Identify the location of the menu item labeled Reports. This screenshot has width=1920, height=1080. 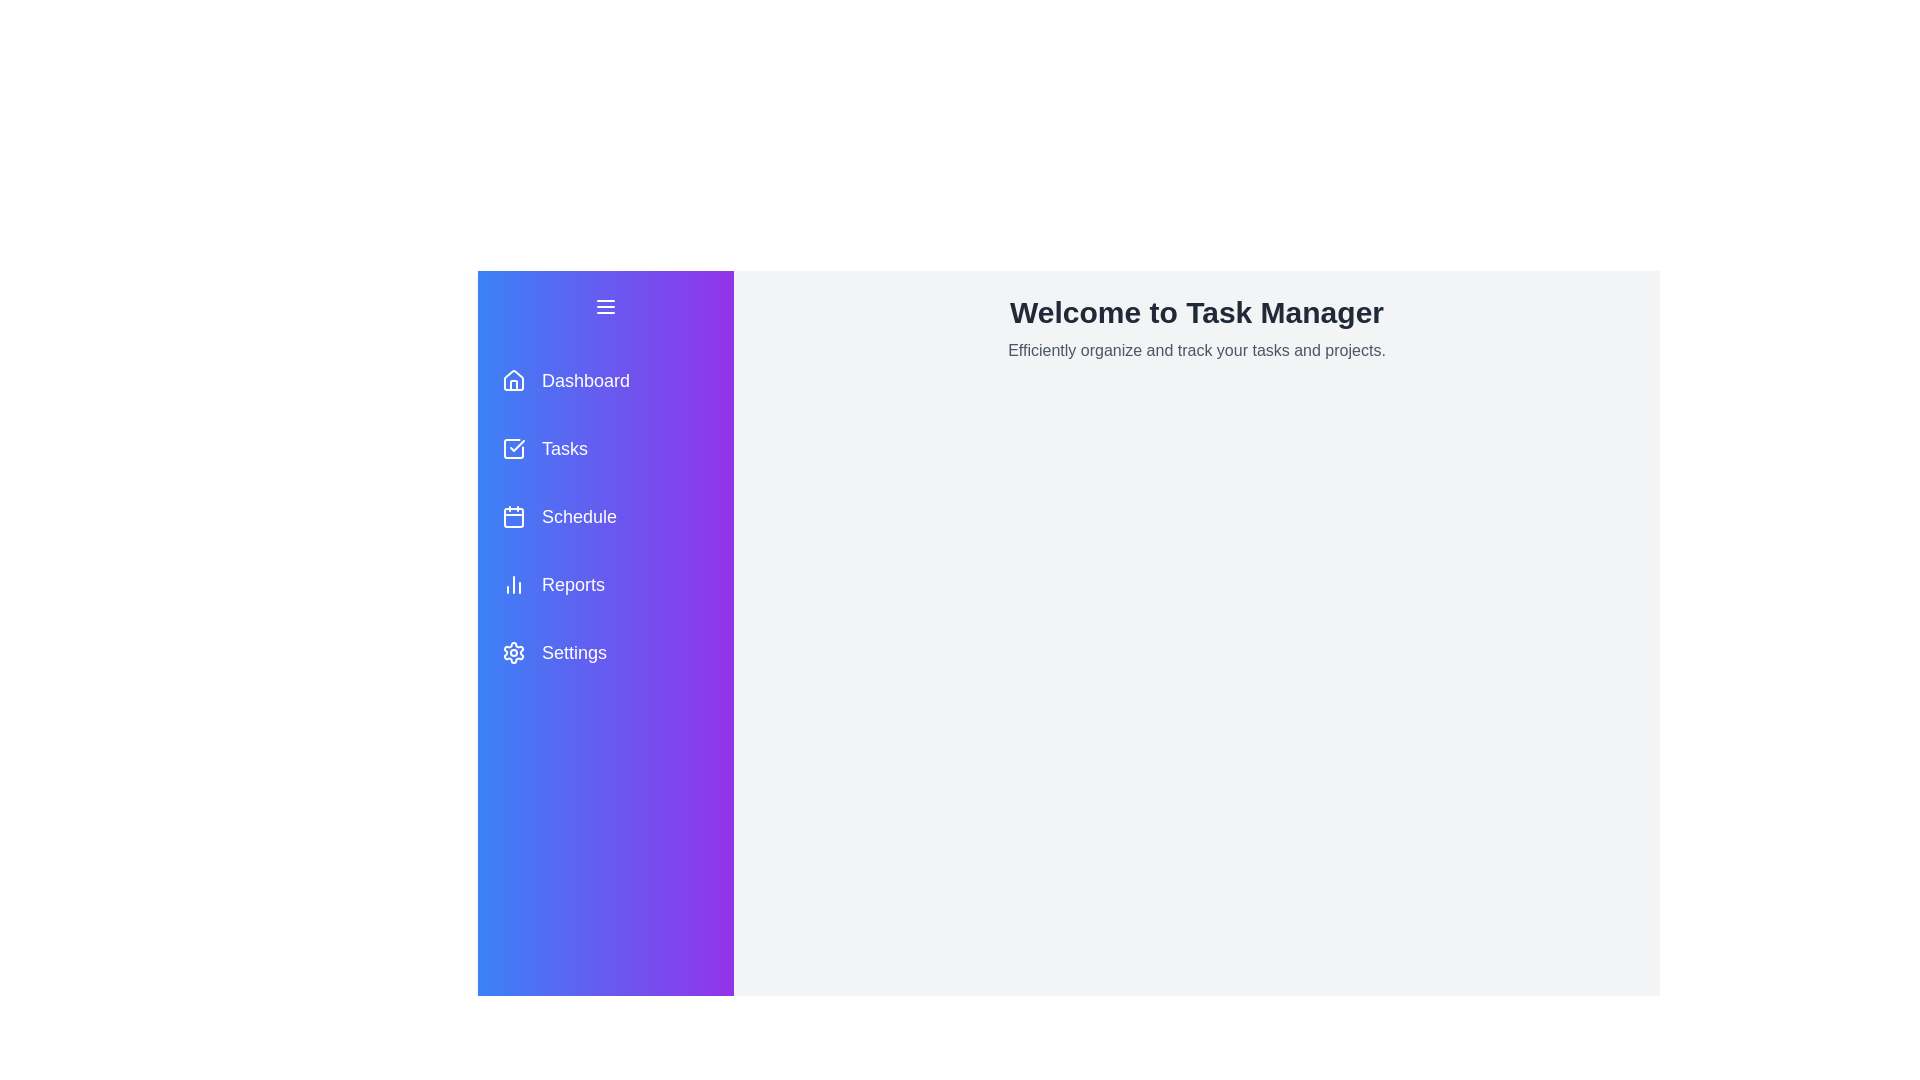
(604, 585).